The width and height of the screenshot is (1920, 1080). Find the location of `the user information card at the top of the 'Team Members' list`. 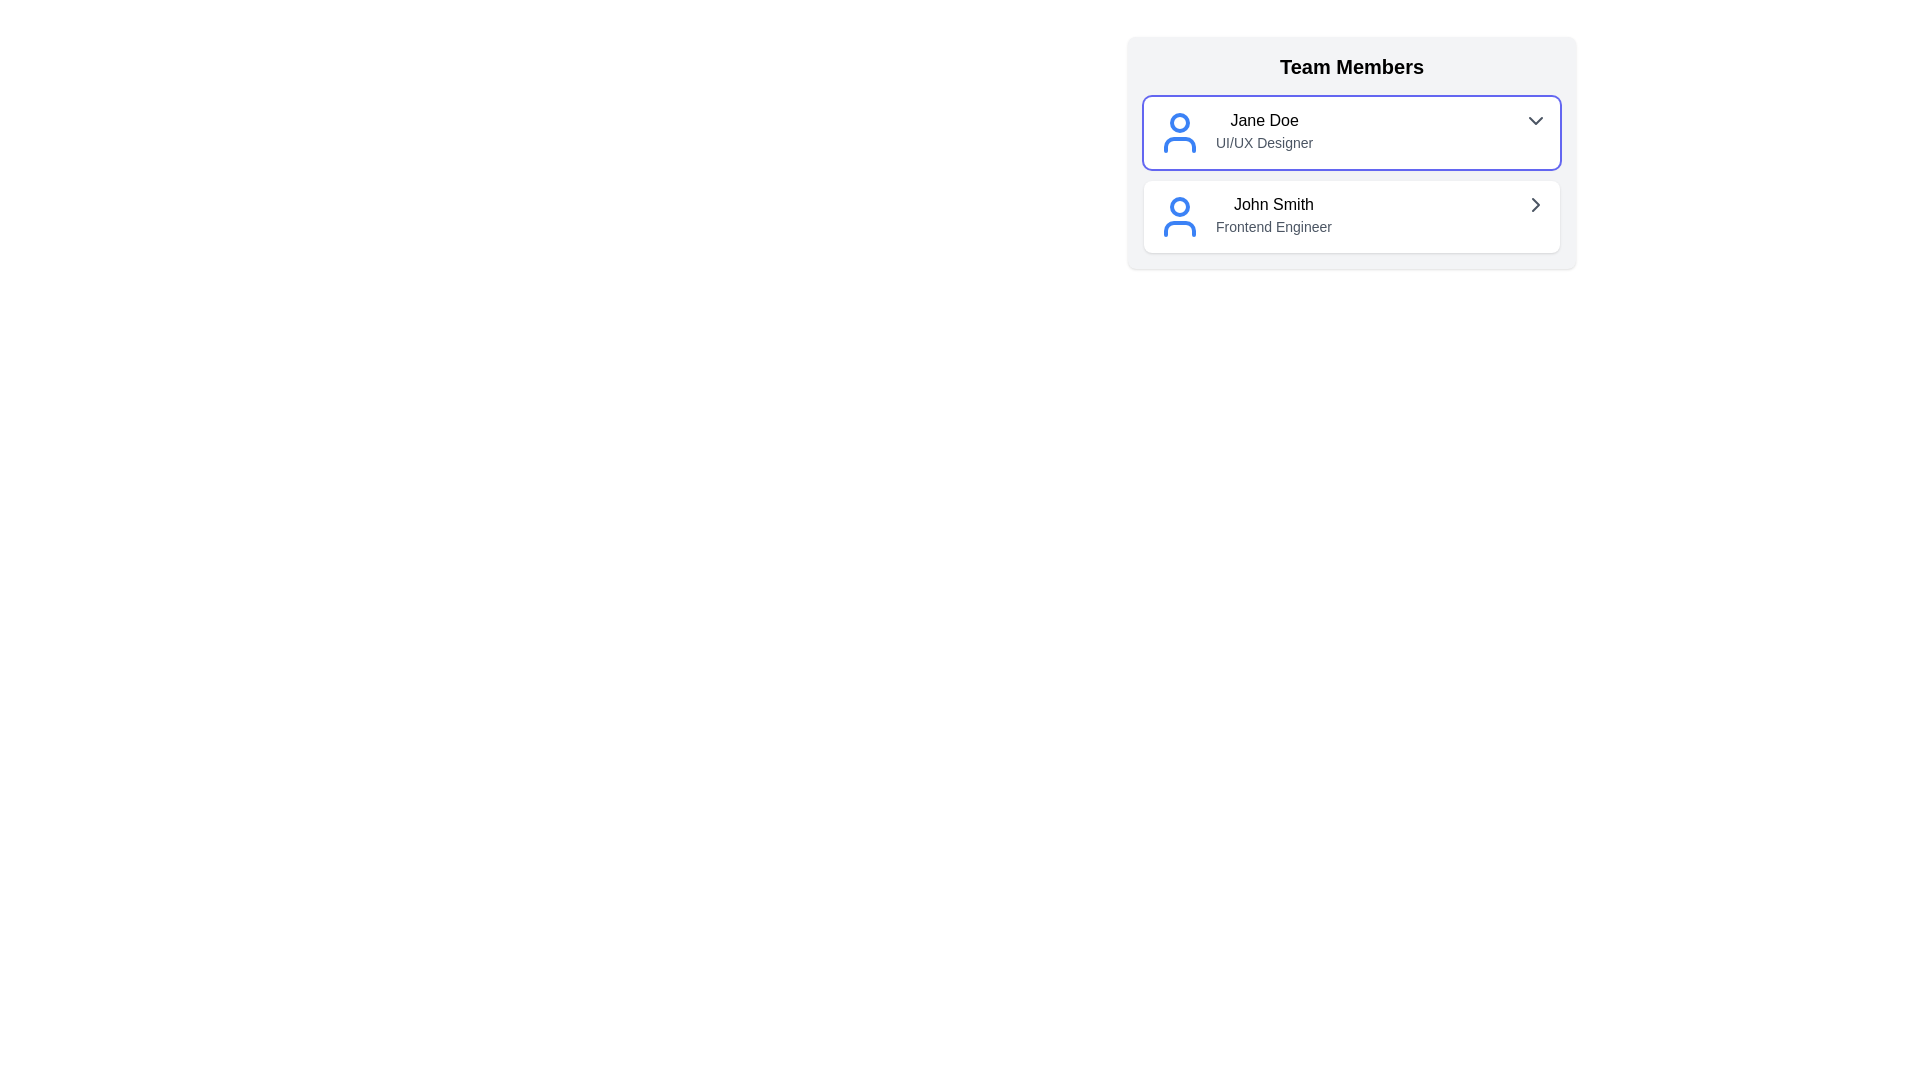

the user information card at the top of the 'Team Members' list is located at coordinates (1352, 132).